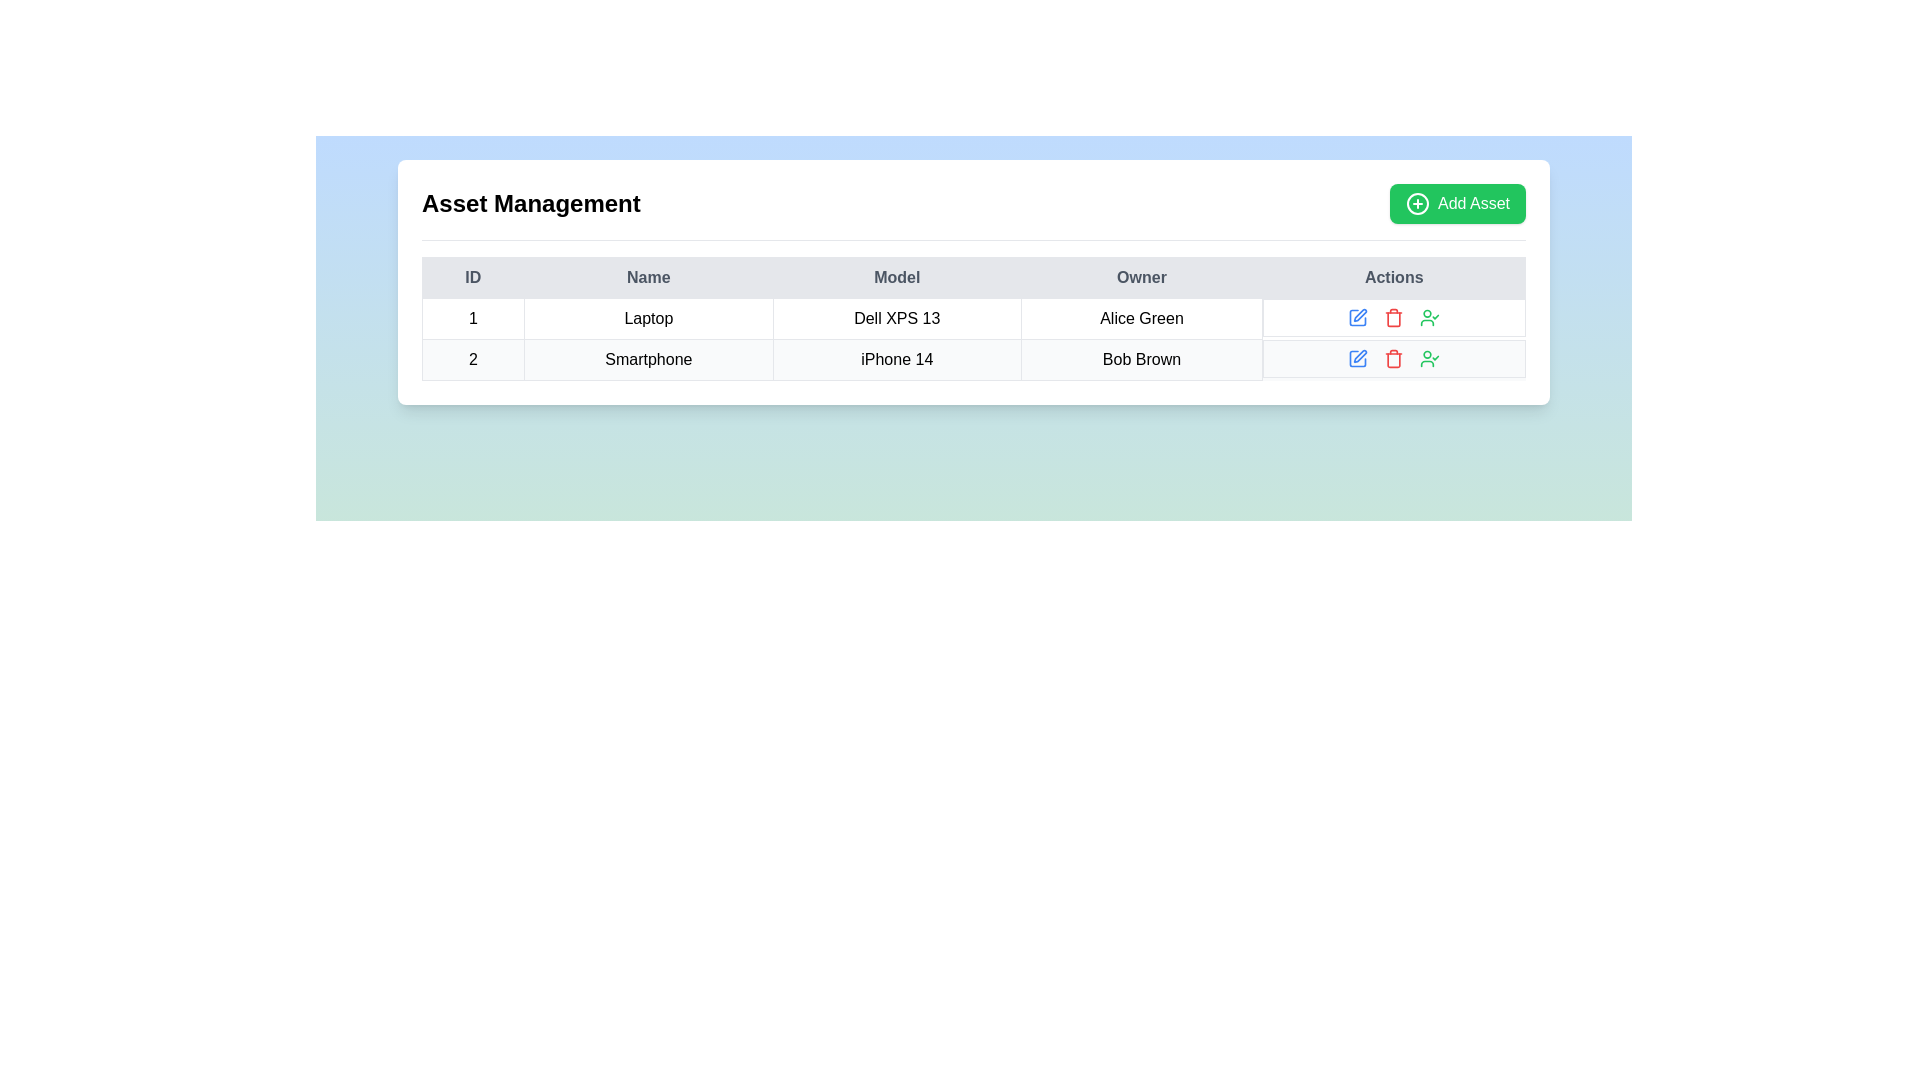 This screenshot has height=1080, width=1920. What do you see at coordinates (648, 358) in the screenshot?
I see `the label displaying the name 'Smartphone' in the second row of the grid-like table layout under the 'Name' column` at bounding box center [648, 358].